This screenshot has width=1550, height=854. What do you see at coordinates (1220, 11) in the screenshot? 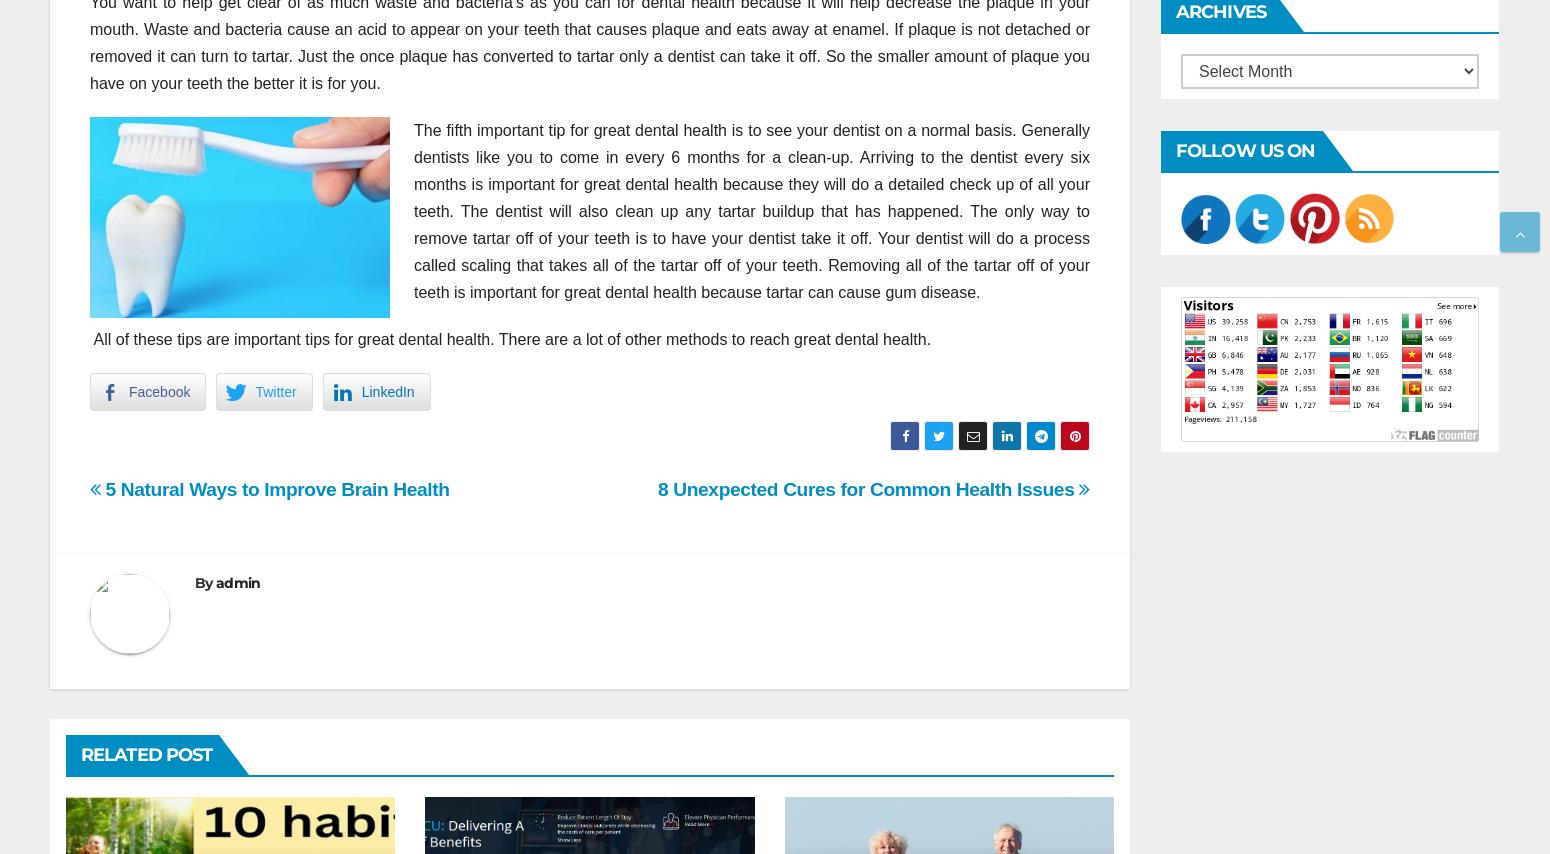
I see `'Archives'` at bounding box center [1220, 11].